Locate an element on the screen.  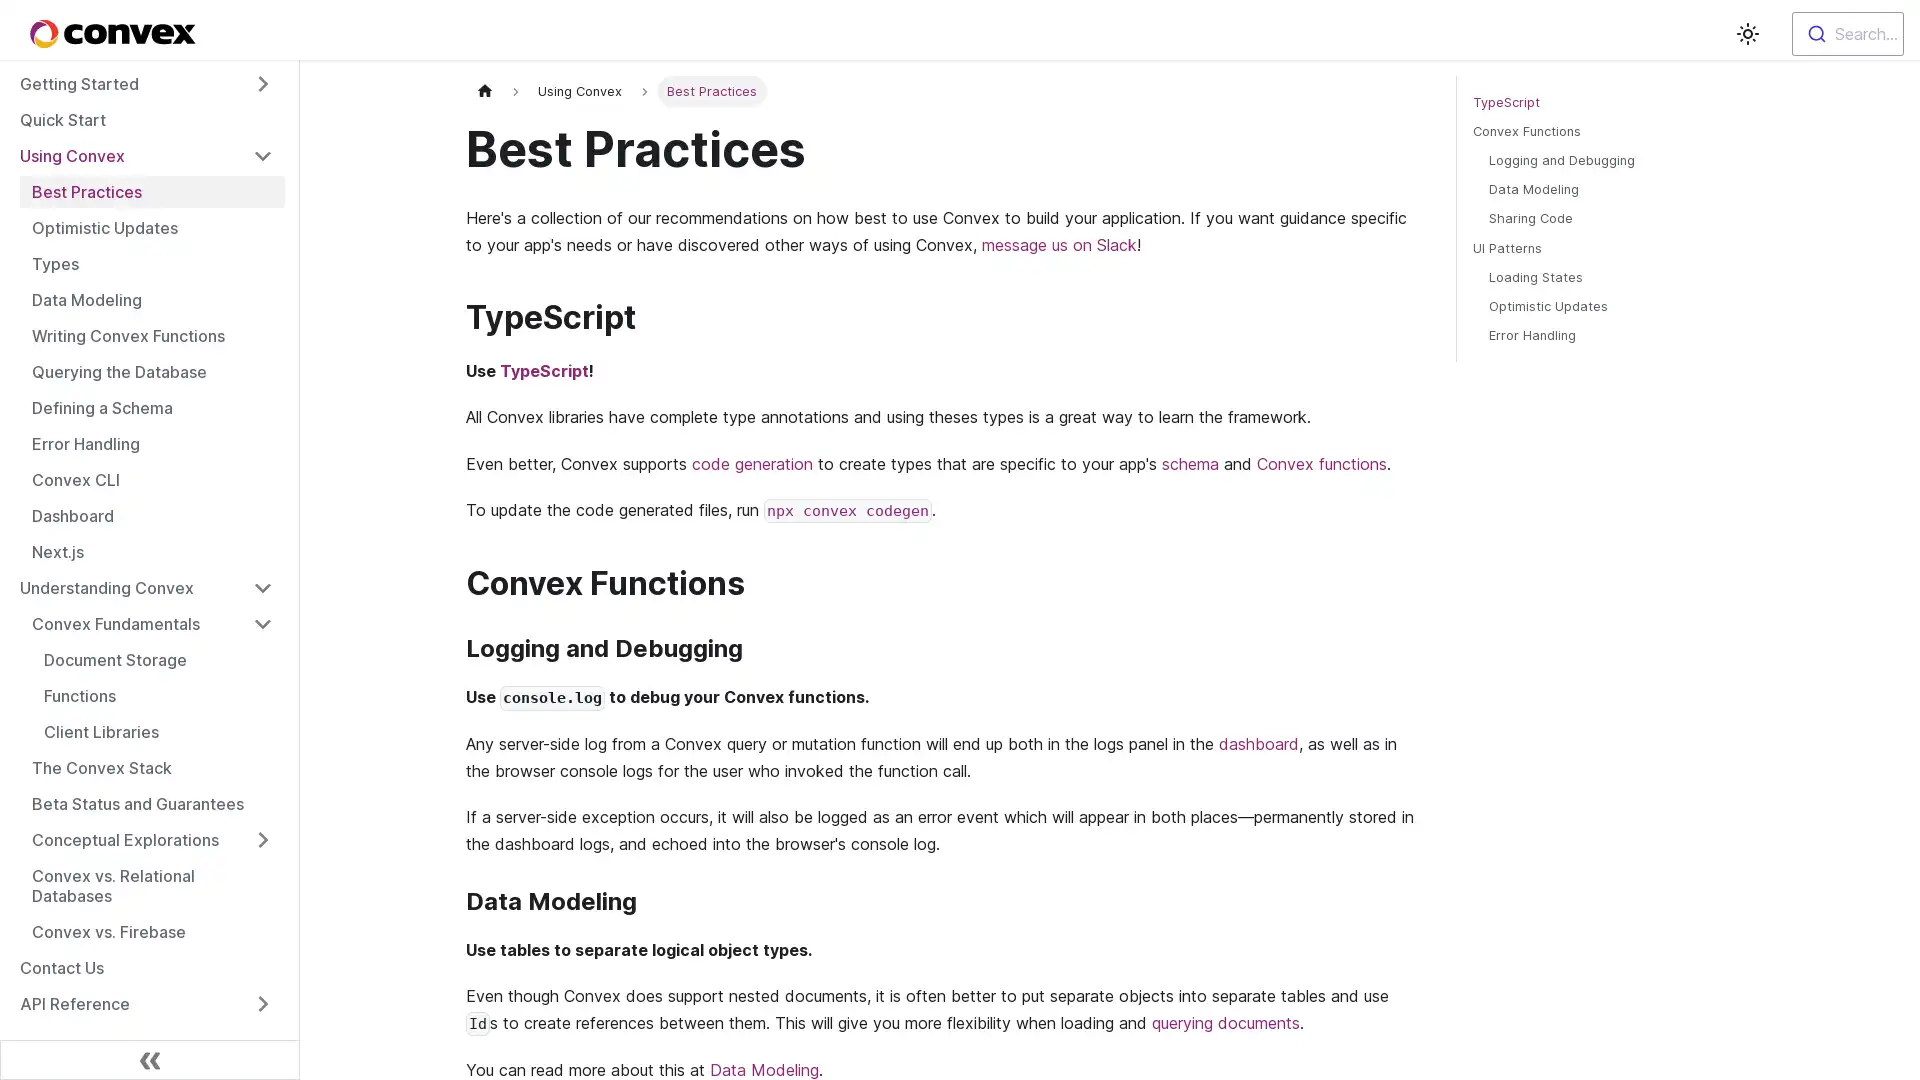
Toggle the collapsible sidebar category 'Convex Fundamentals' is located at coordinates (262, 623).